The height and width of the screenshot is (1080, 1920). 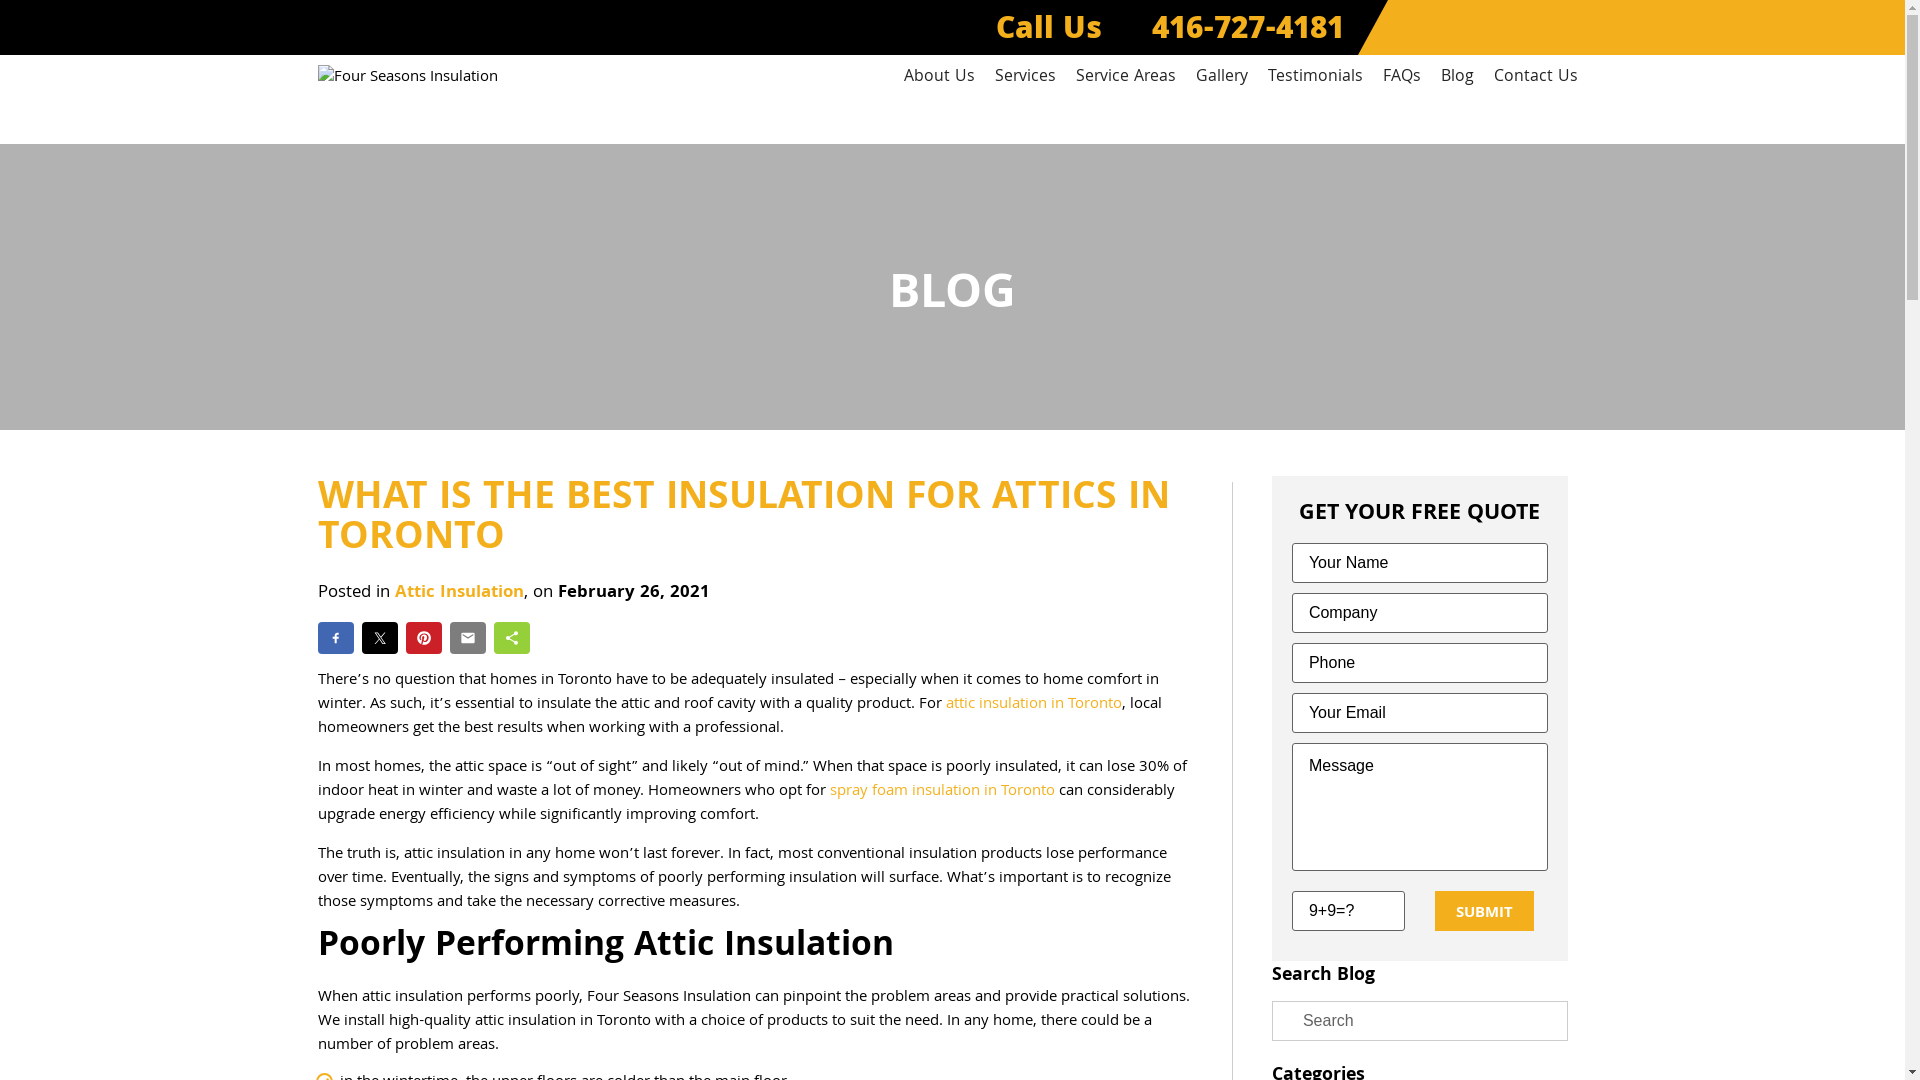 I want to click on 'SUBMIT', so click(x=1484, y=910).